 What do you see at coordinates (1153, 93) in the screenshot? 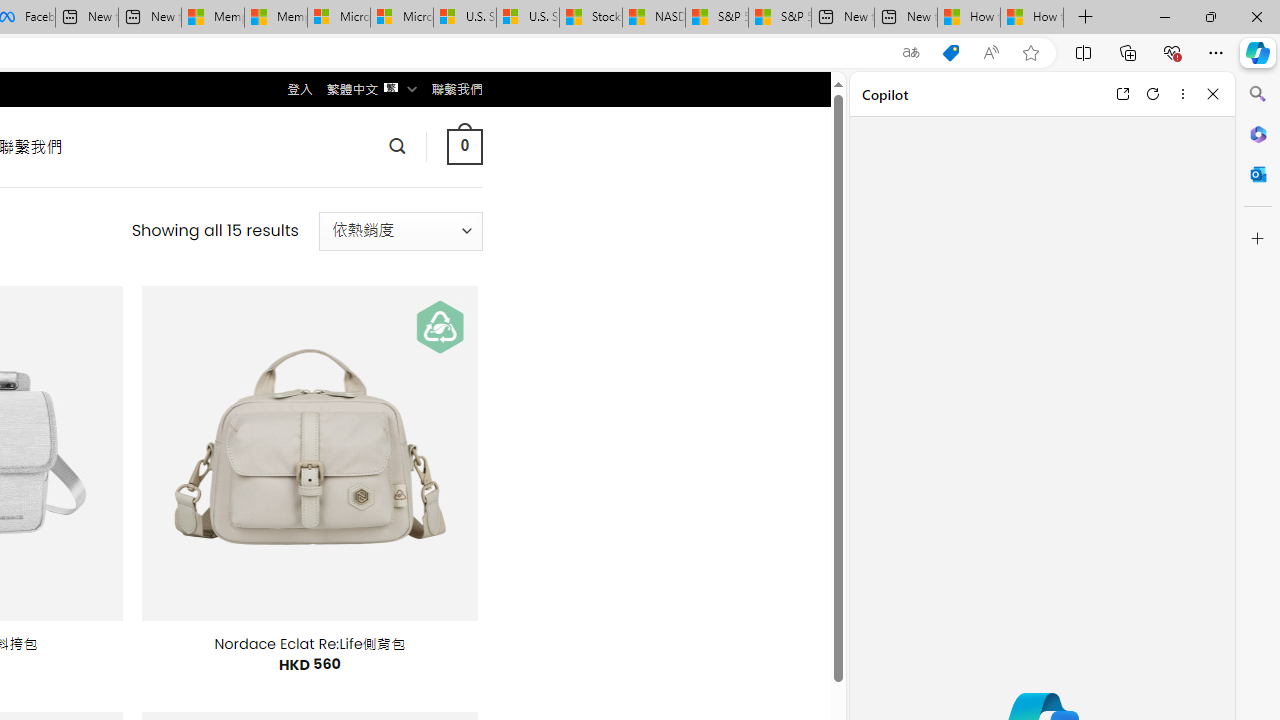
I see `'Refresh'` at bounding box center [1153, 93].